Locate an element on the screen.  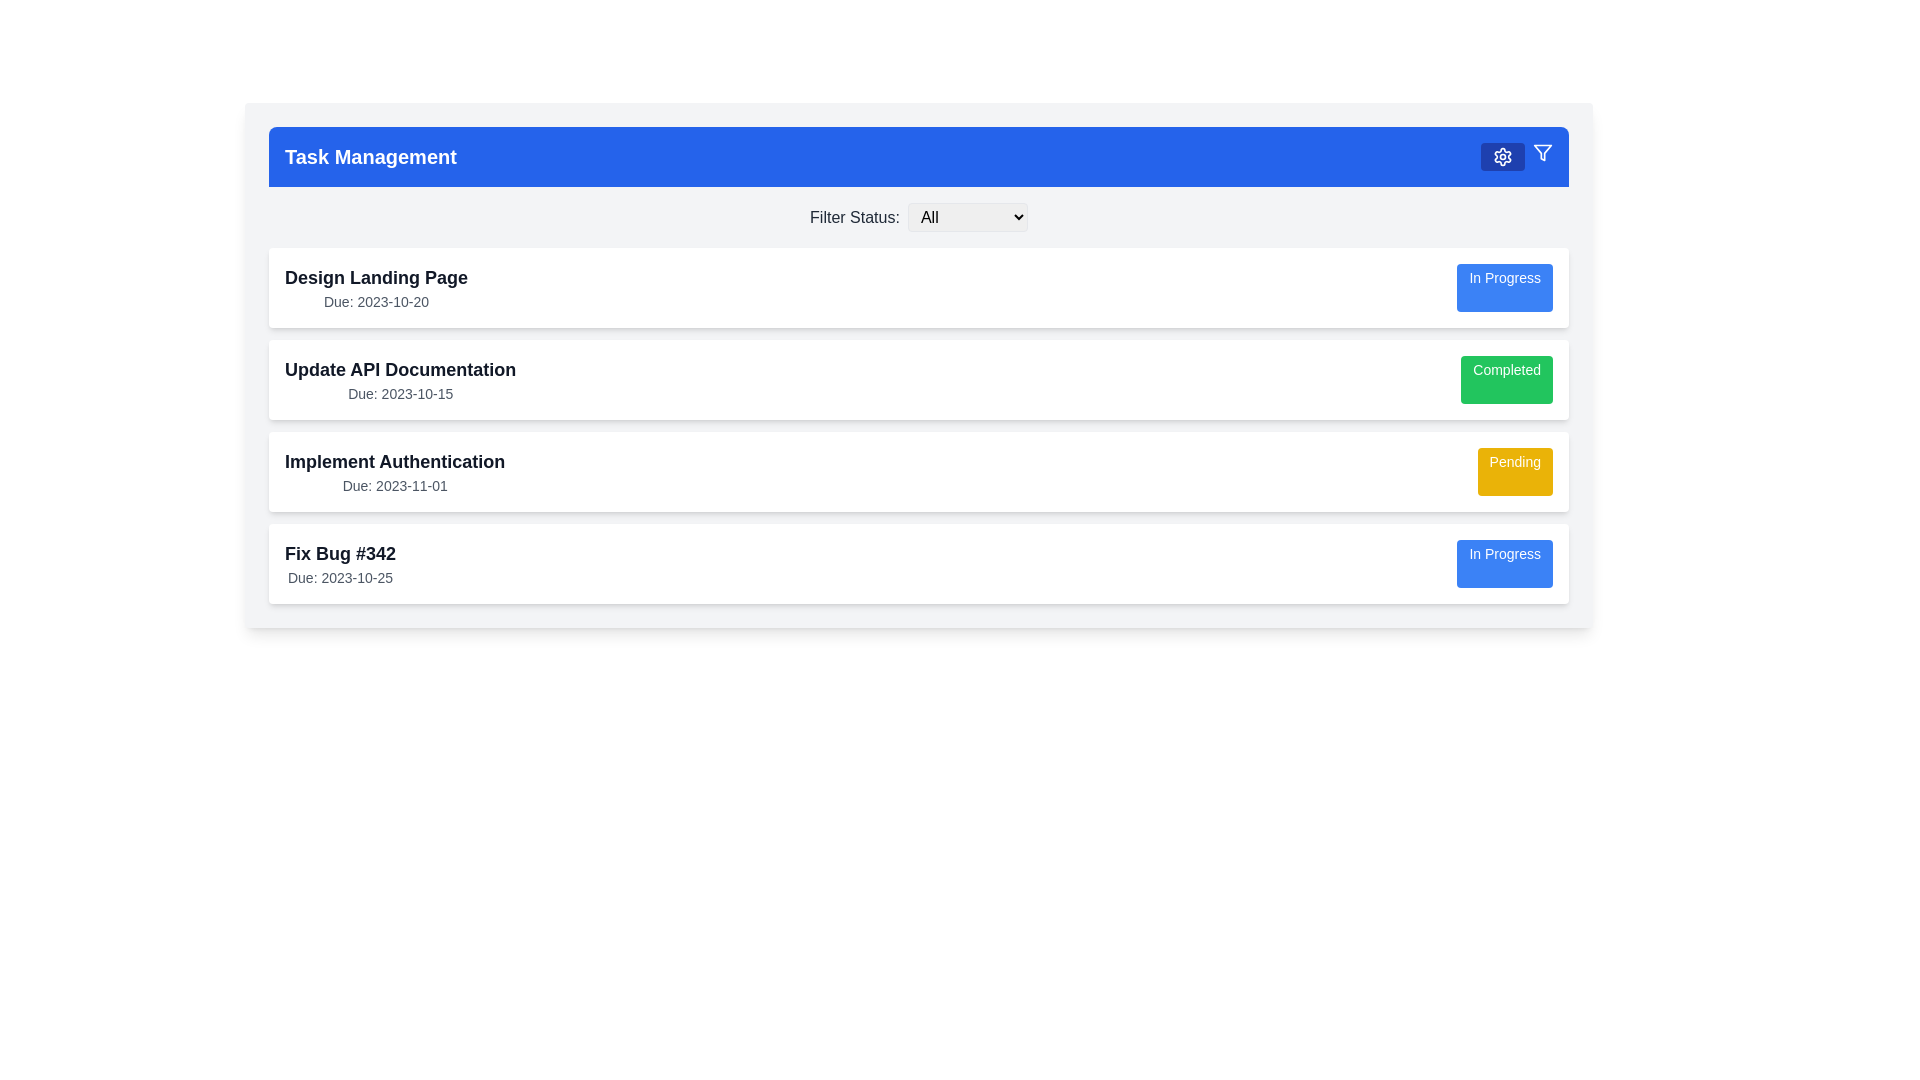
the text label displaying 'Task Management' in bold white text on a blue background at the top-left corner of the header section is located at coordinates (370, 156).